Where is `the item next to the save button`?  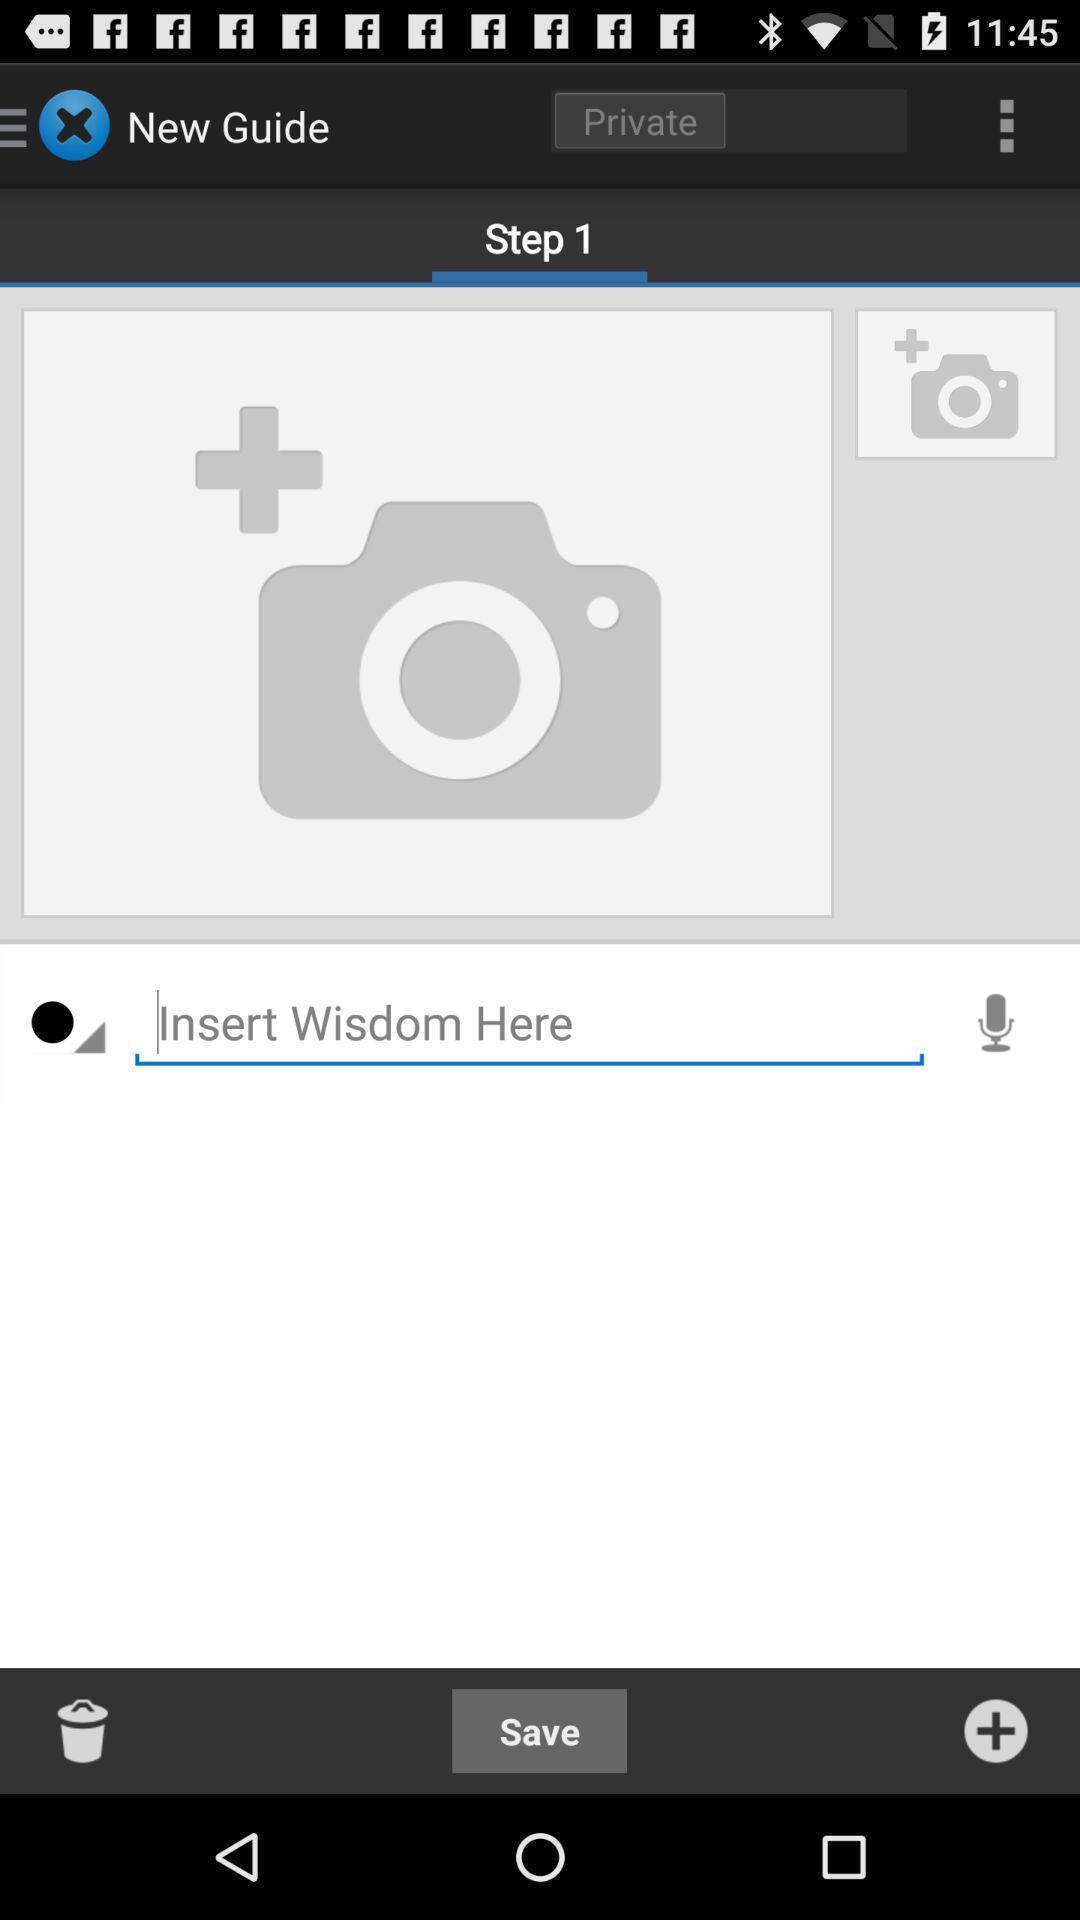
the item next to the save button is located at coordinates (995, 1730).